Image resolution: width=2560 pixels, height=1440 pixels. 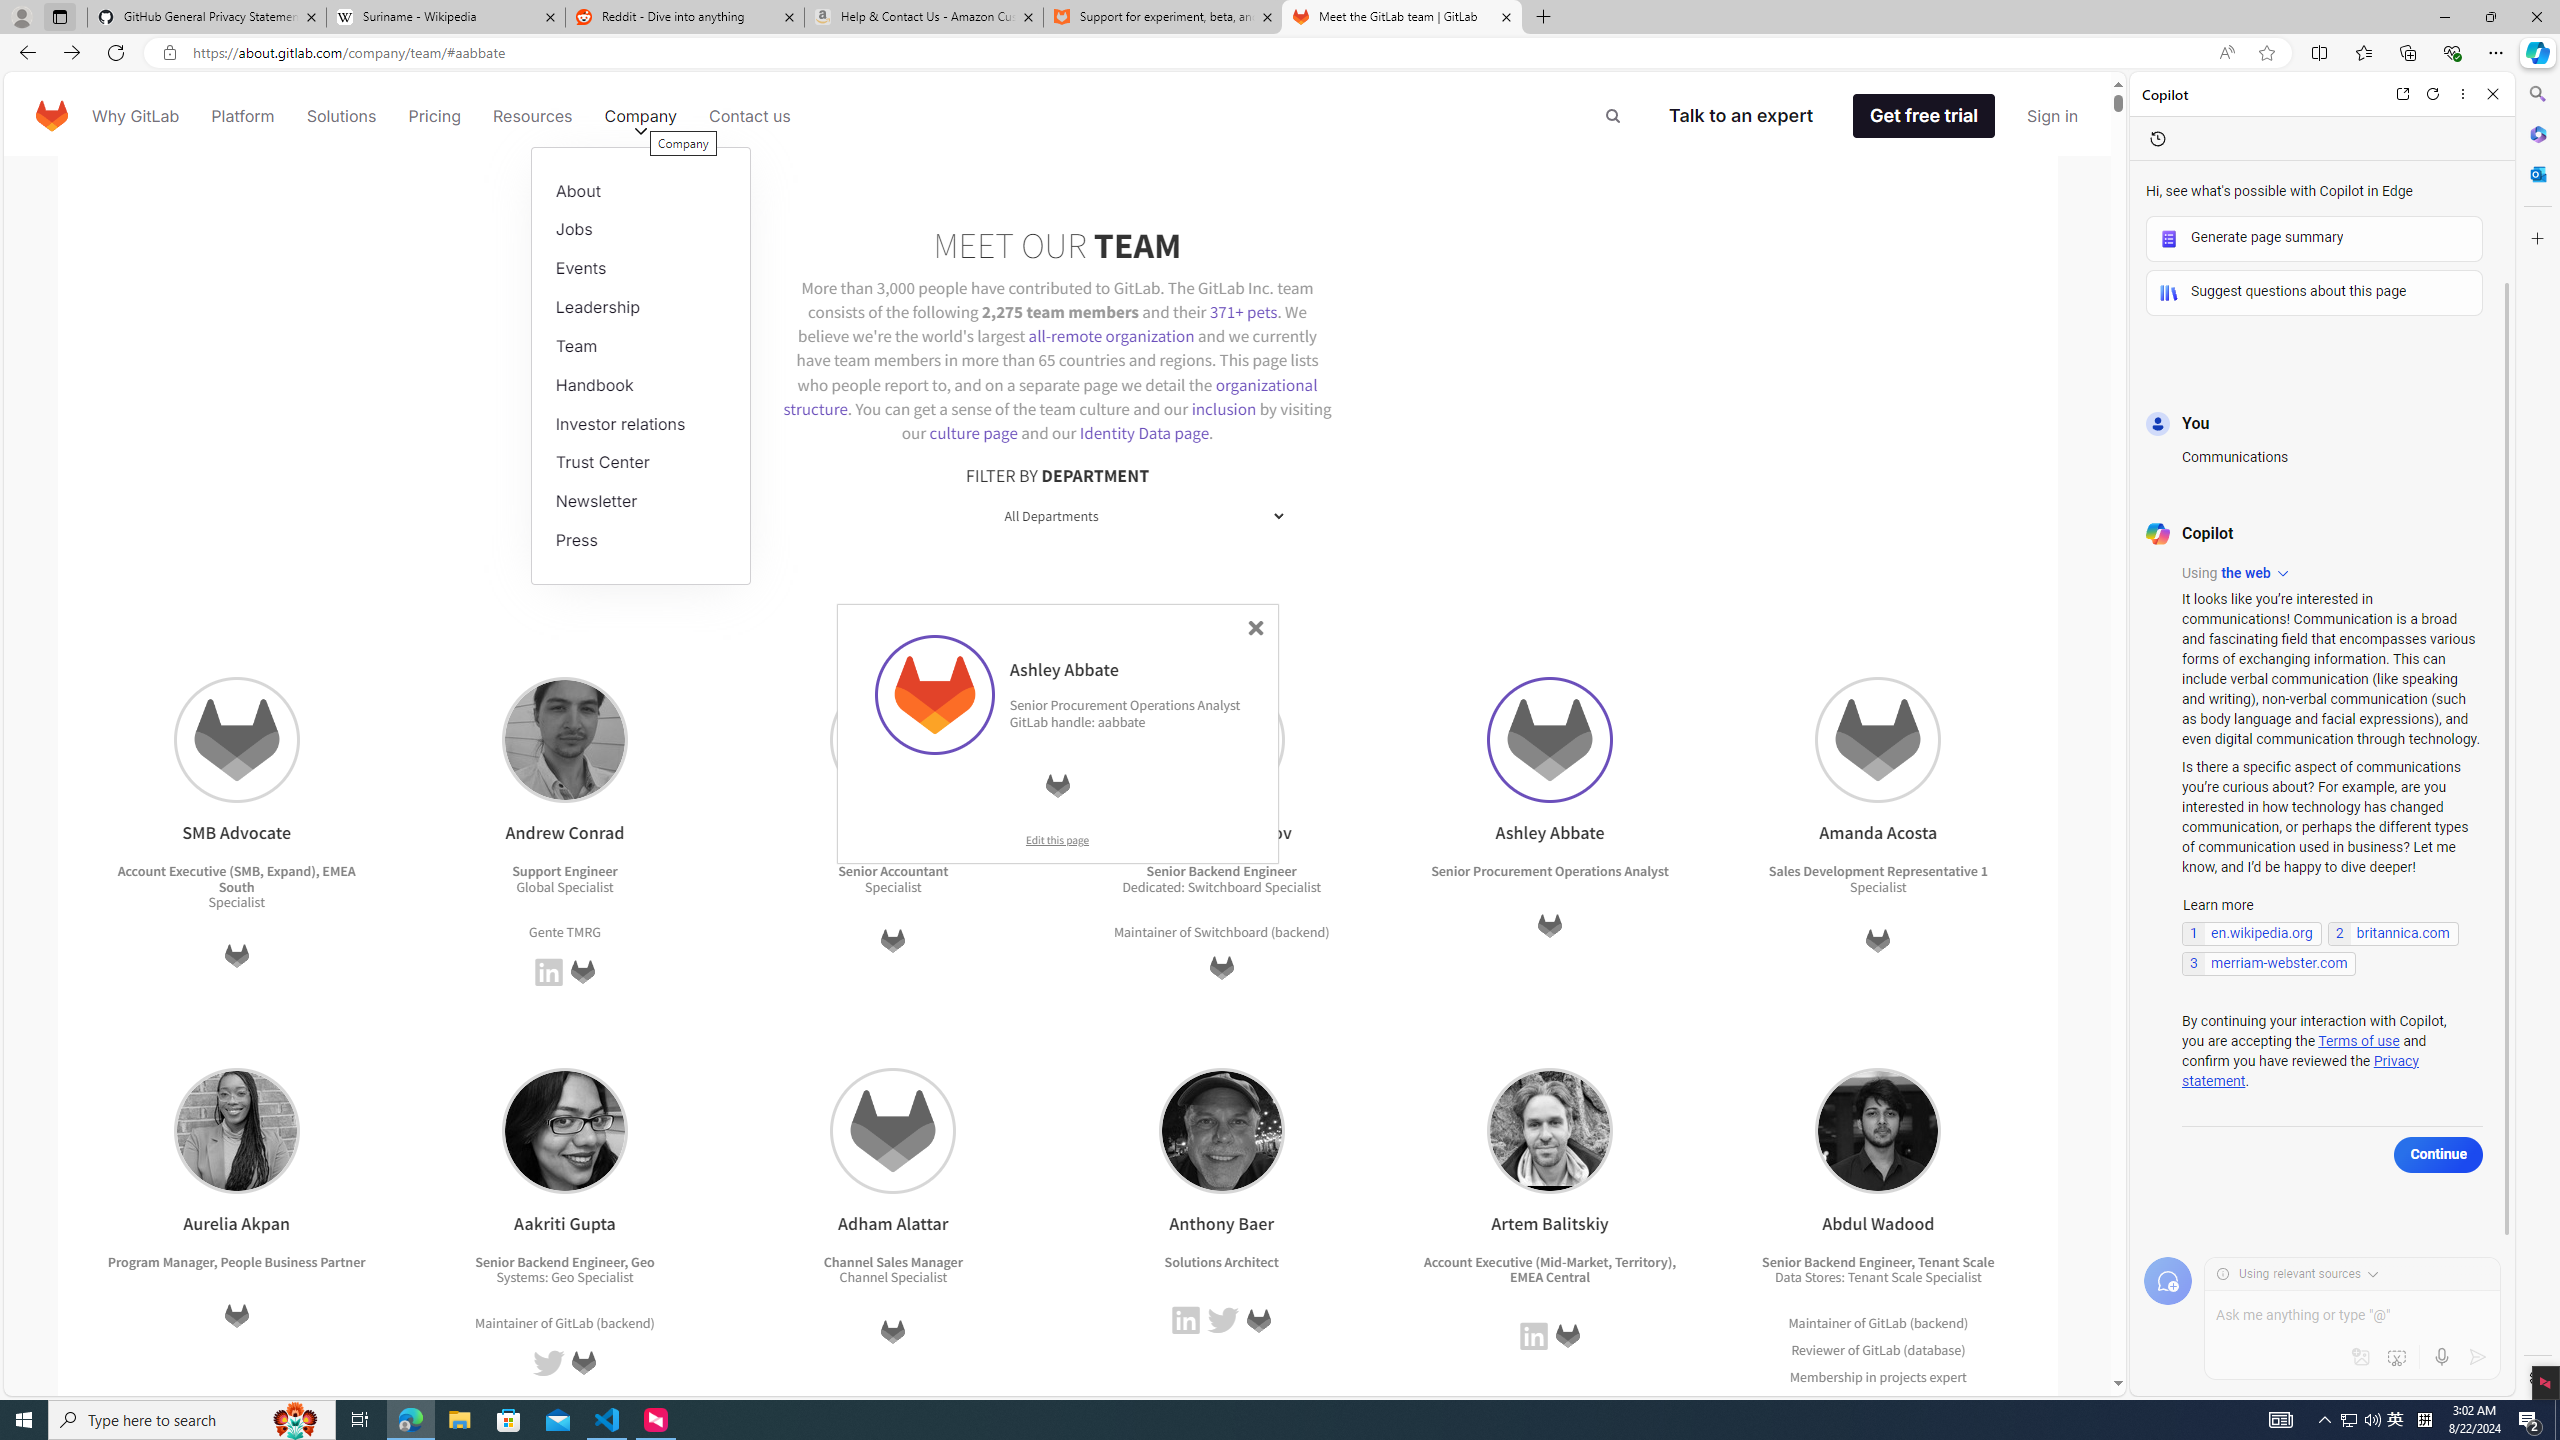 What do you see at coordinates (1222, 930) in the screenshot?
I see `'Maintainer of Switchboard (backend)'` at bounding box center [1222, 930].